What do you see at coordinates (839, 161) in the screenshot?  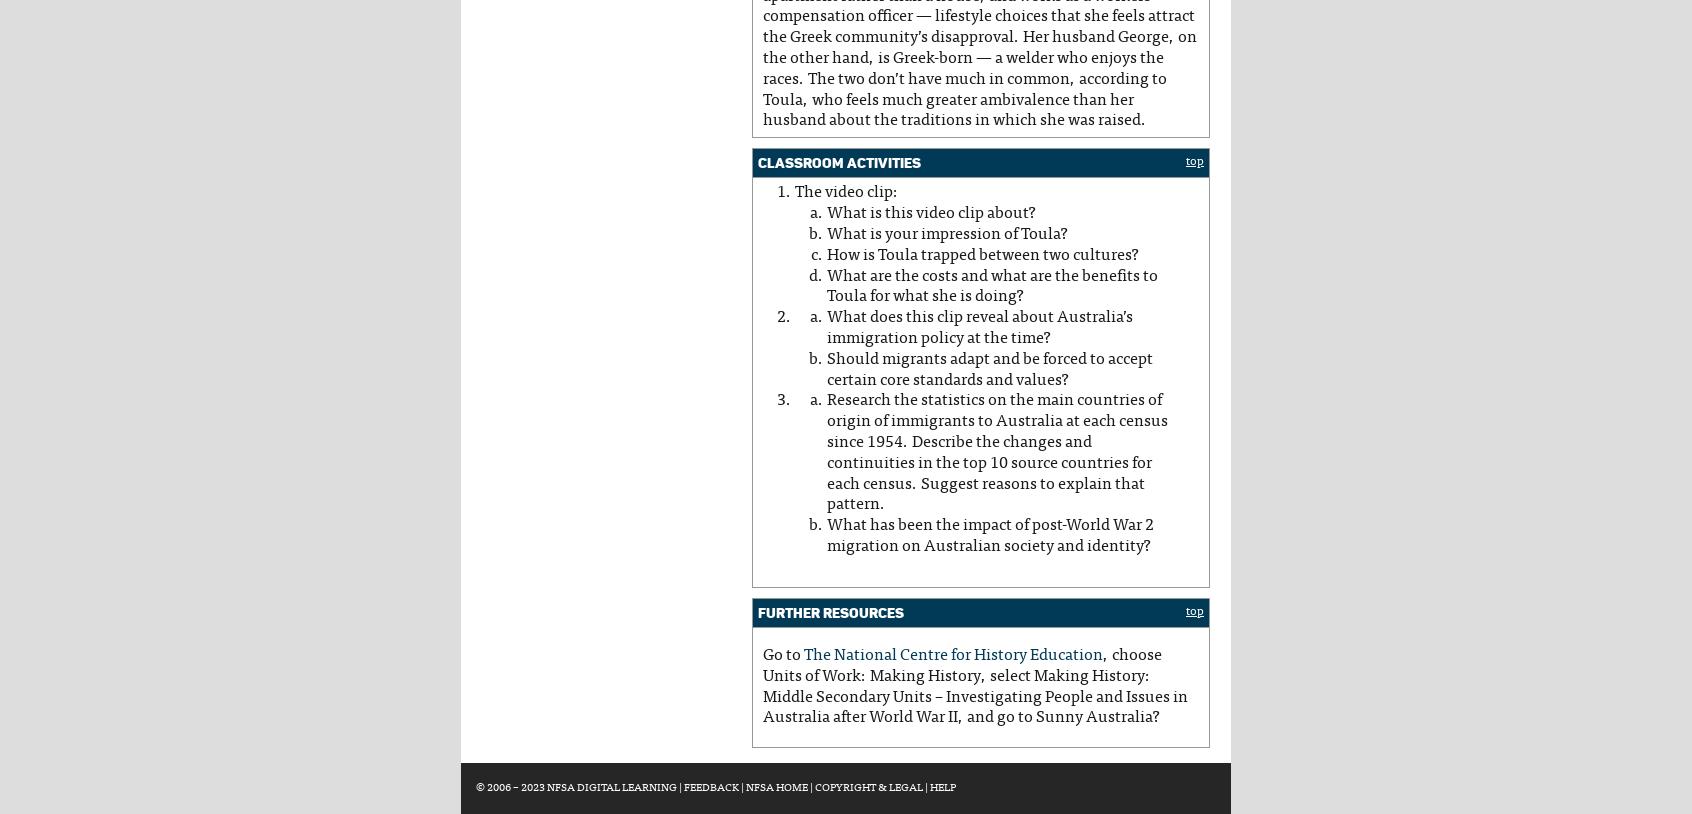 I see `'Classroom Activities'` at bounding box center [839, 161].